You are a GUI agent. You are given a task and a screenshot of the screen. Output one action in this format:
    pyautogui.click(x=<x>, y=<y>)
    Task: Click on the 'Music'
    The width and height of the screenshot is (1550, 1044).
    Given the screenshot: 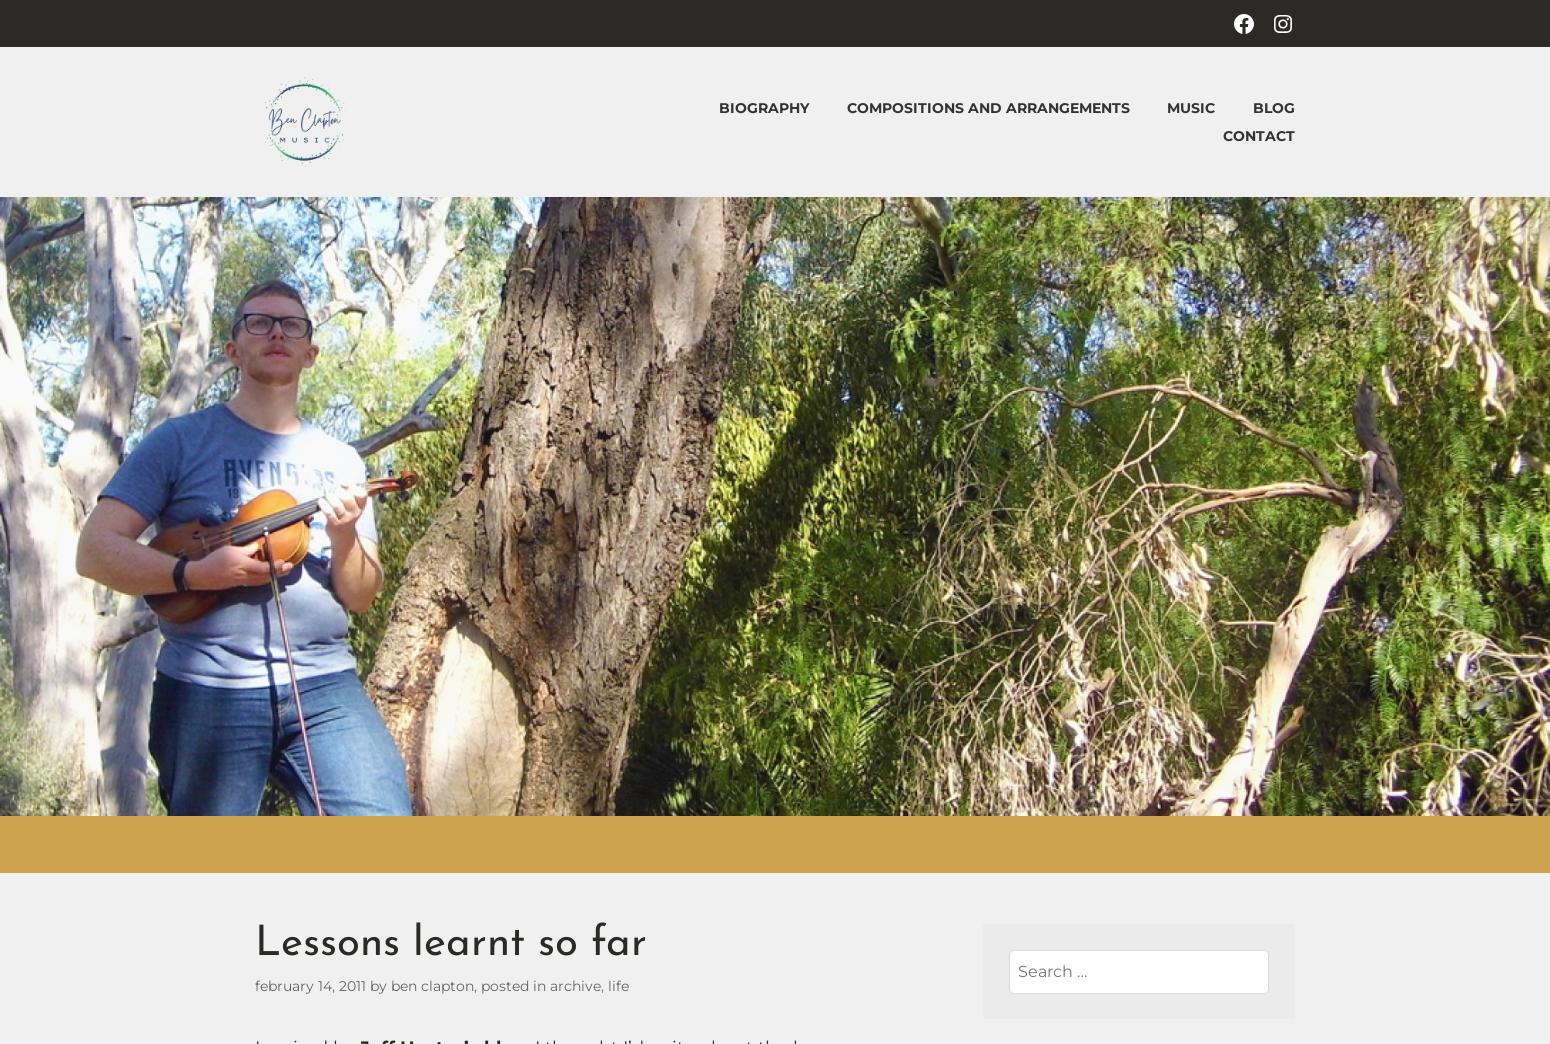 What is the action you would take?
    pyautogui.click(x=1191, y=107)
    